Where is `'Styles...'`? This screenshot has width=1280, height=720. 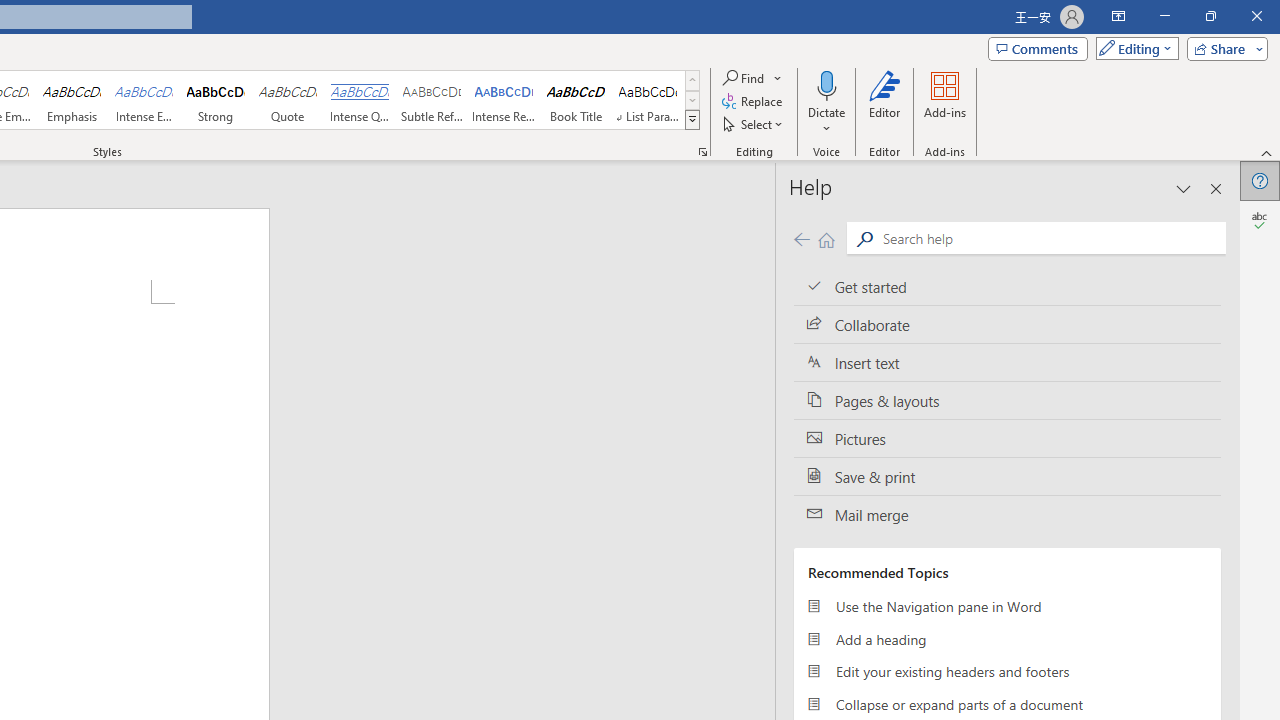
'Styles...' is located at coordinates (702, 150).